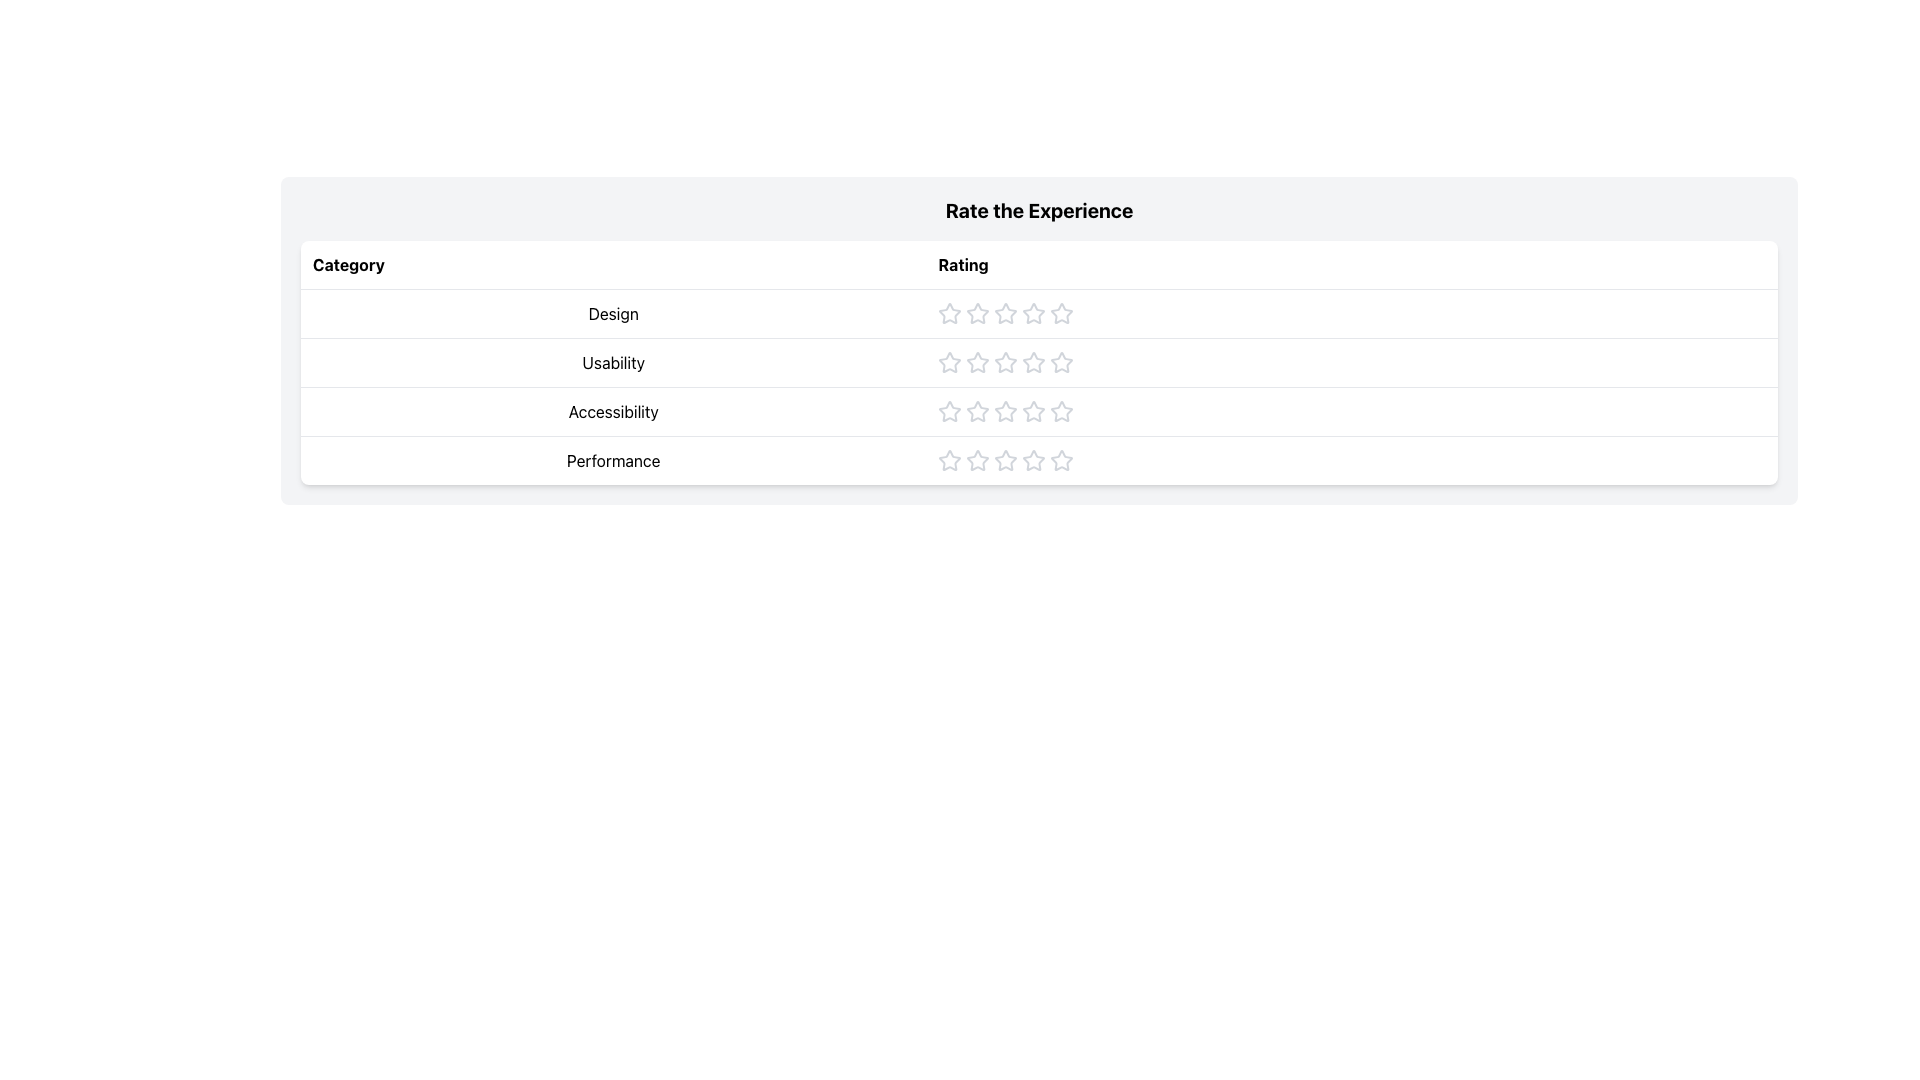 This screenshot has height=1080, width=1920. Describe the element at coordinates (1352, 313) in the screenshot. I see `the Rating Widget located in the 'Rate the Experience' table, specifically in the second cell of the row labeled 'Design' under the column 'Rating'` at that location.